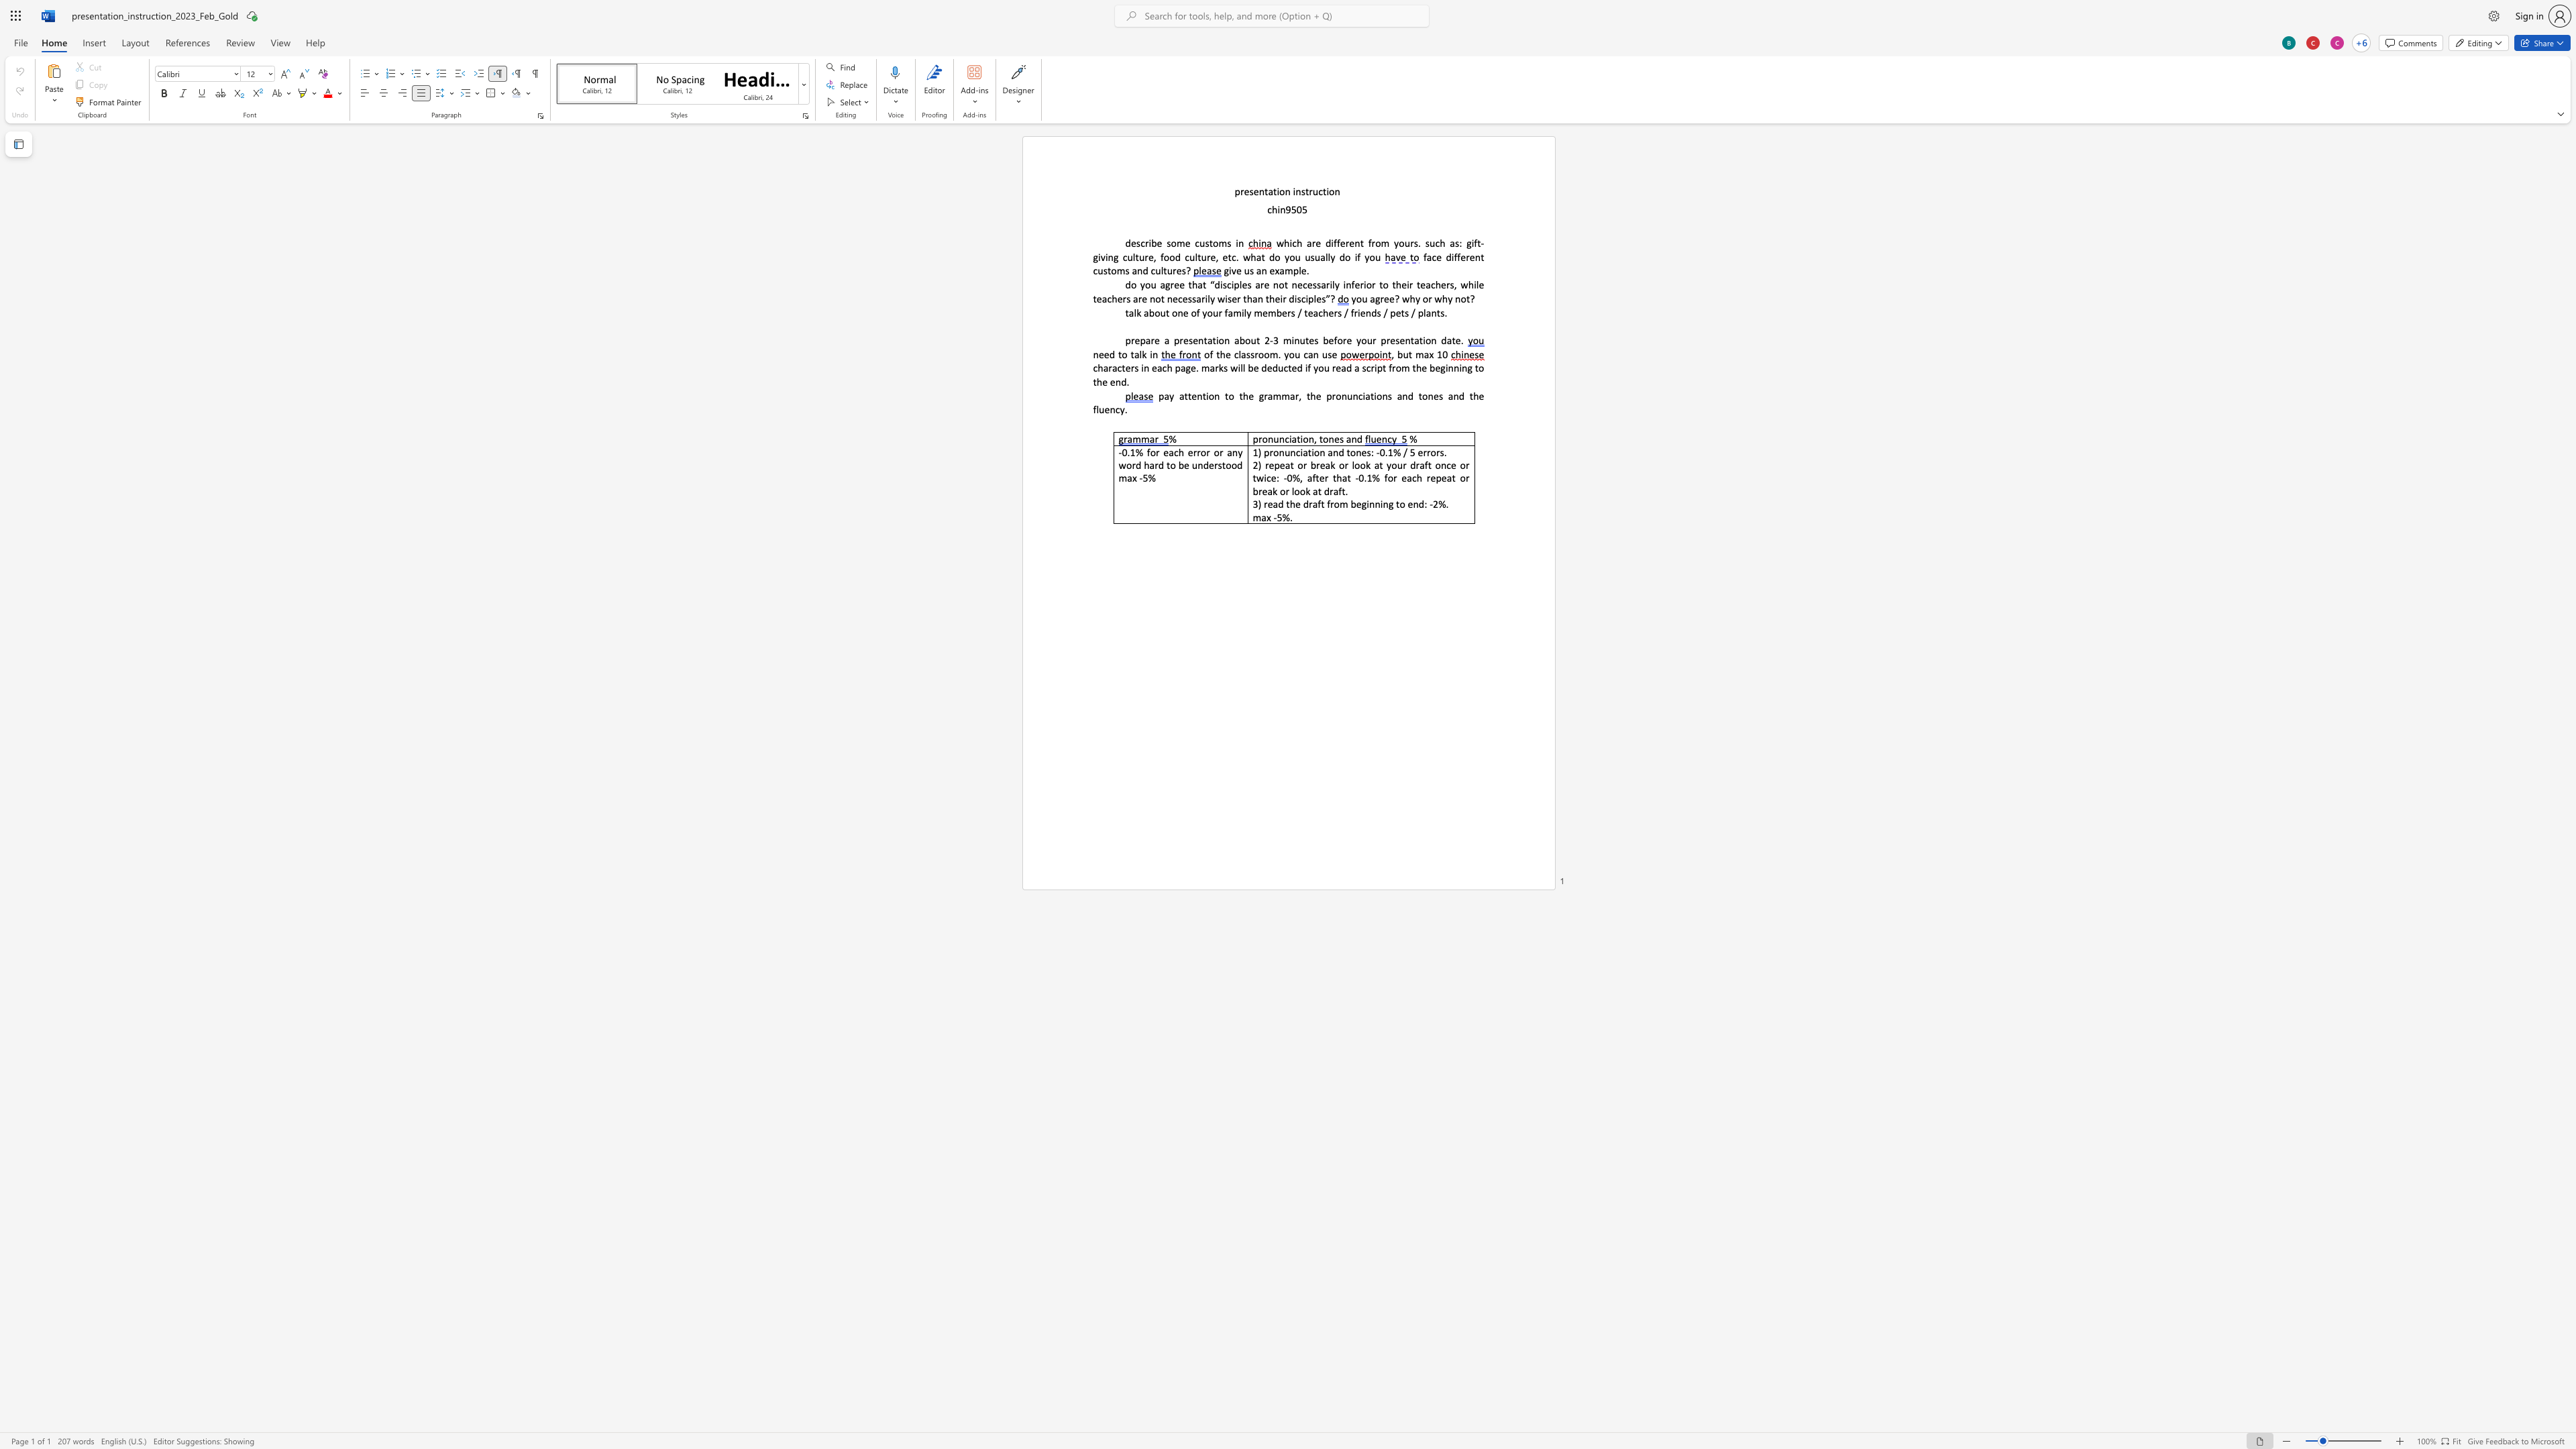  Describe the element at coordinates (1387, 395) in the screenshot. I see `the space between the continuous character "n" and "s" in the text` at that location.